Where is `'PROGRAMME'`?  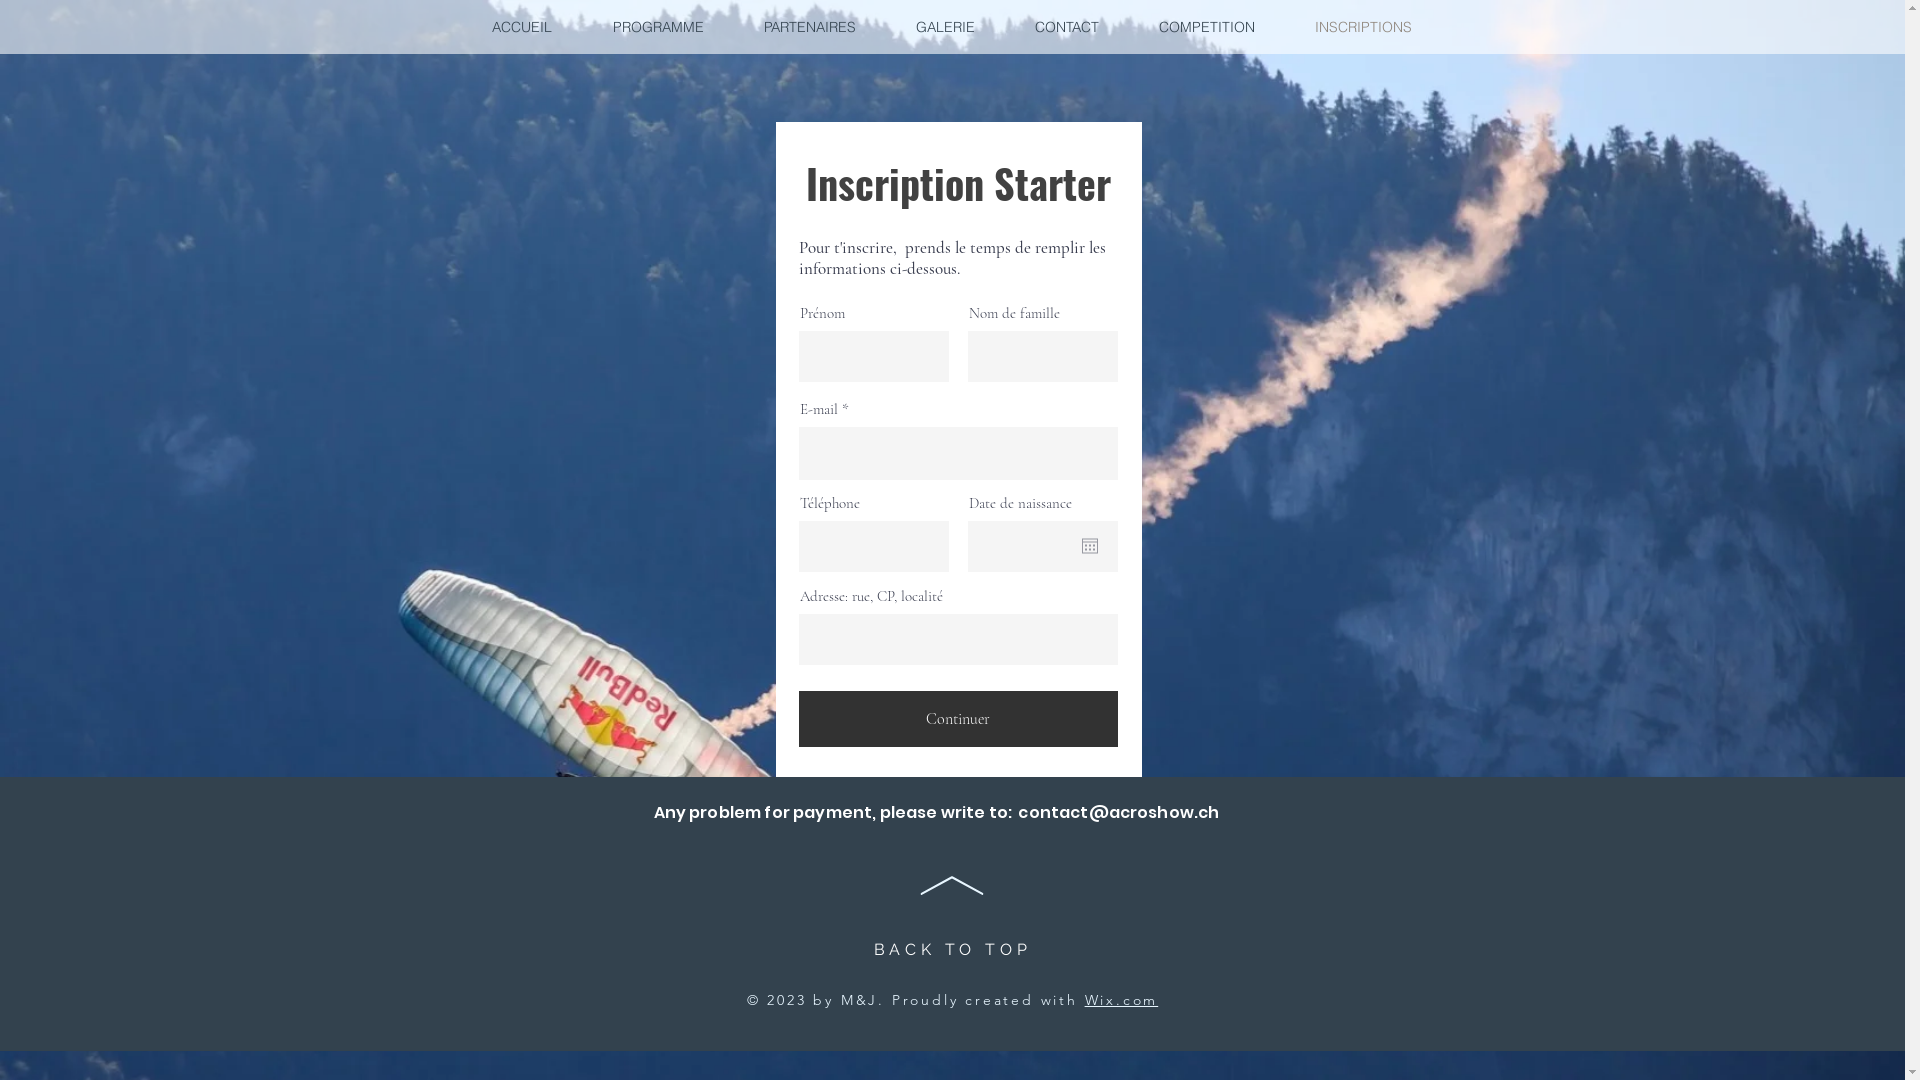
'PROGRAMME' is located at coordinates (657, 27).